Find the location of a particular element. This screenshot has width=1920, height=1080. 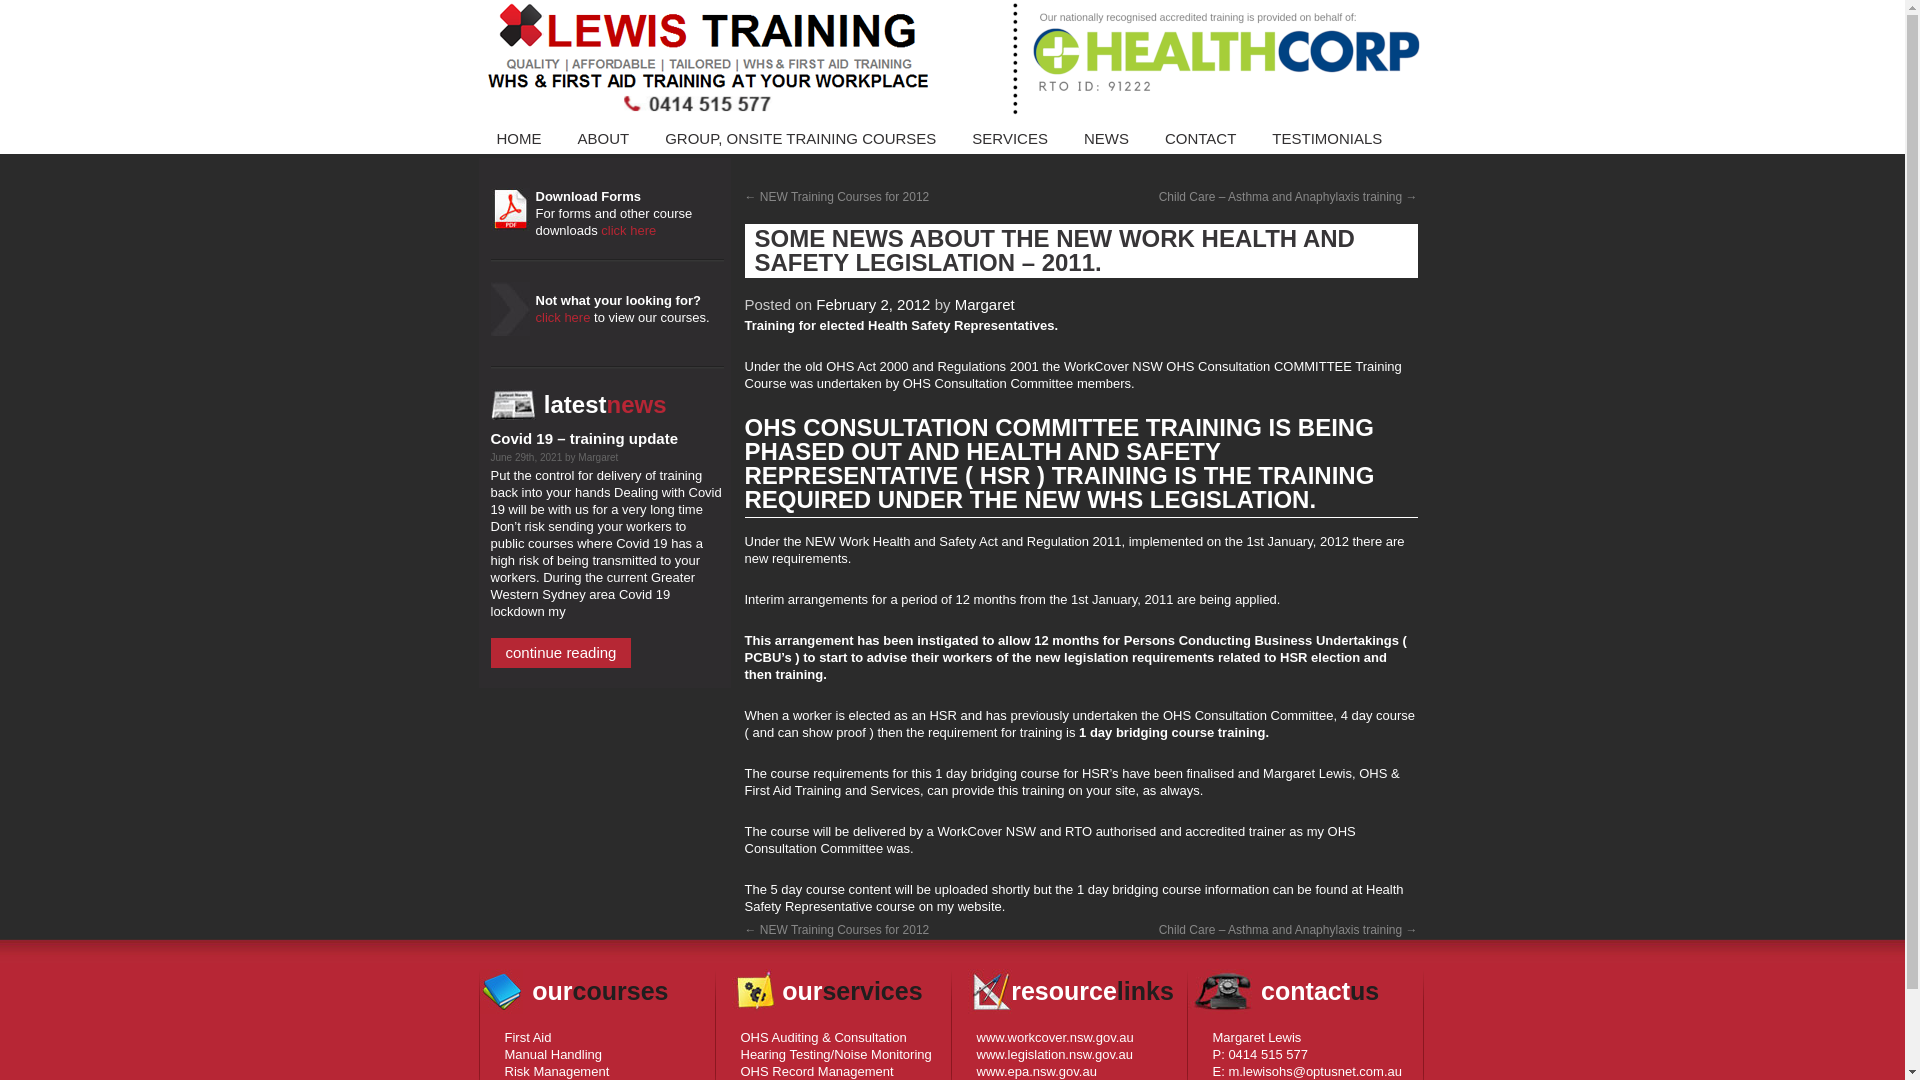

'Risk Management' is located at coordinates (556, 1070).